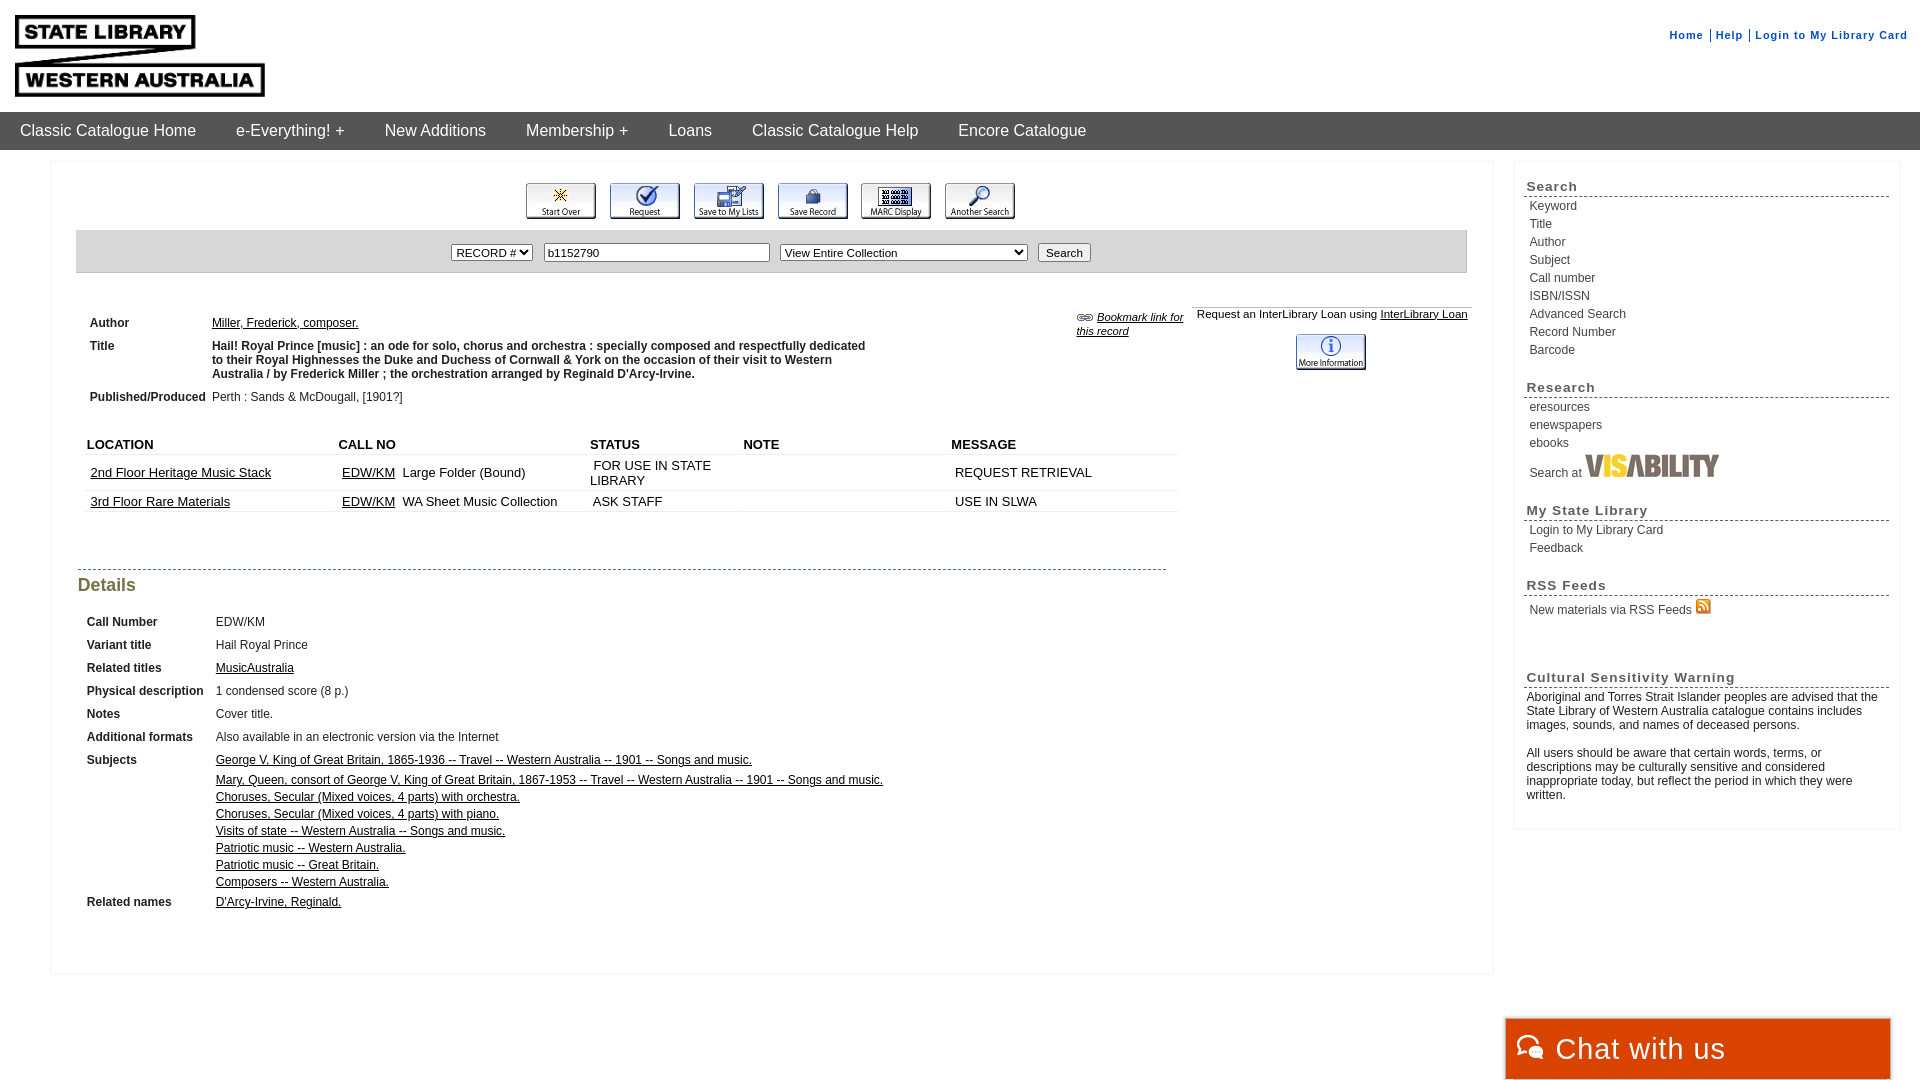  What do you see at coordinates (1528, 277) in the screenshot?
I see `'Call number'` at bounding box center [1528, 277].